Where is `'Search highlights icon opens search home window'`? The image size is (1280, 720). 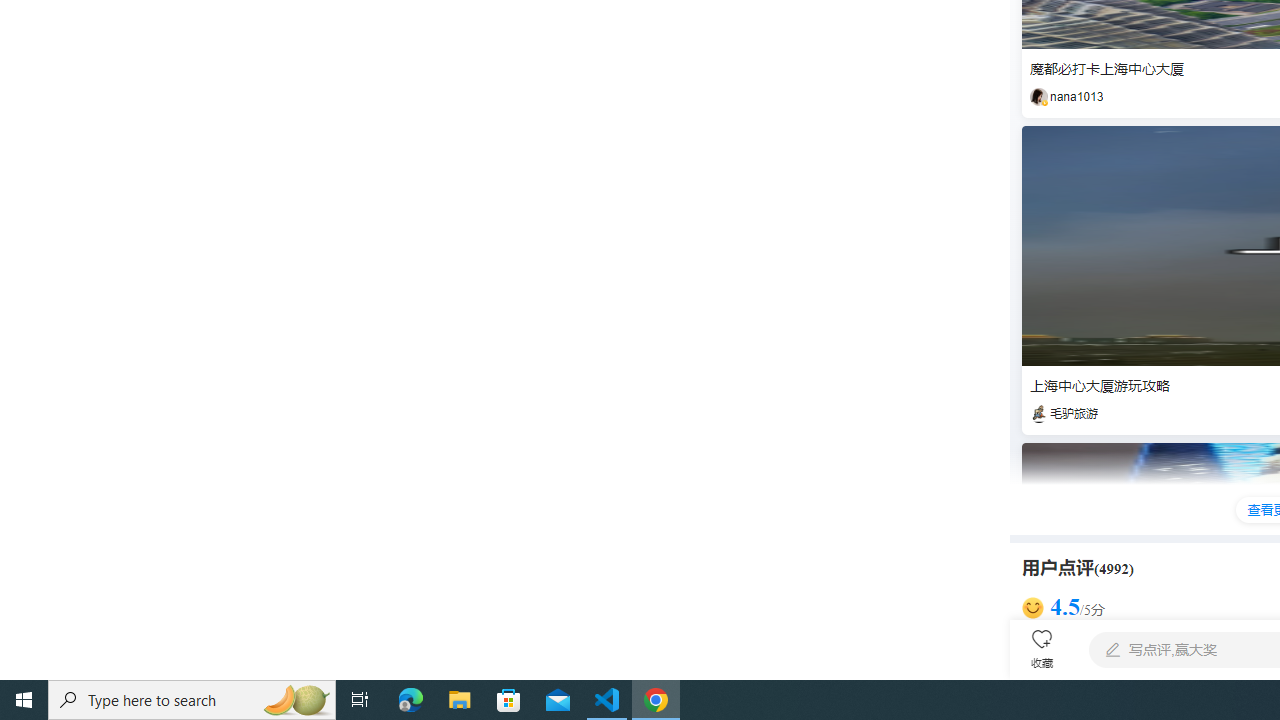
'Search highlights icon opens search home window' is located at coordinates (294, 698).